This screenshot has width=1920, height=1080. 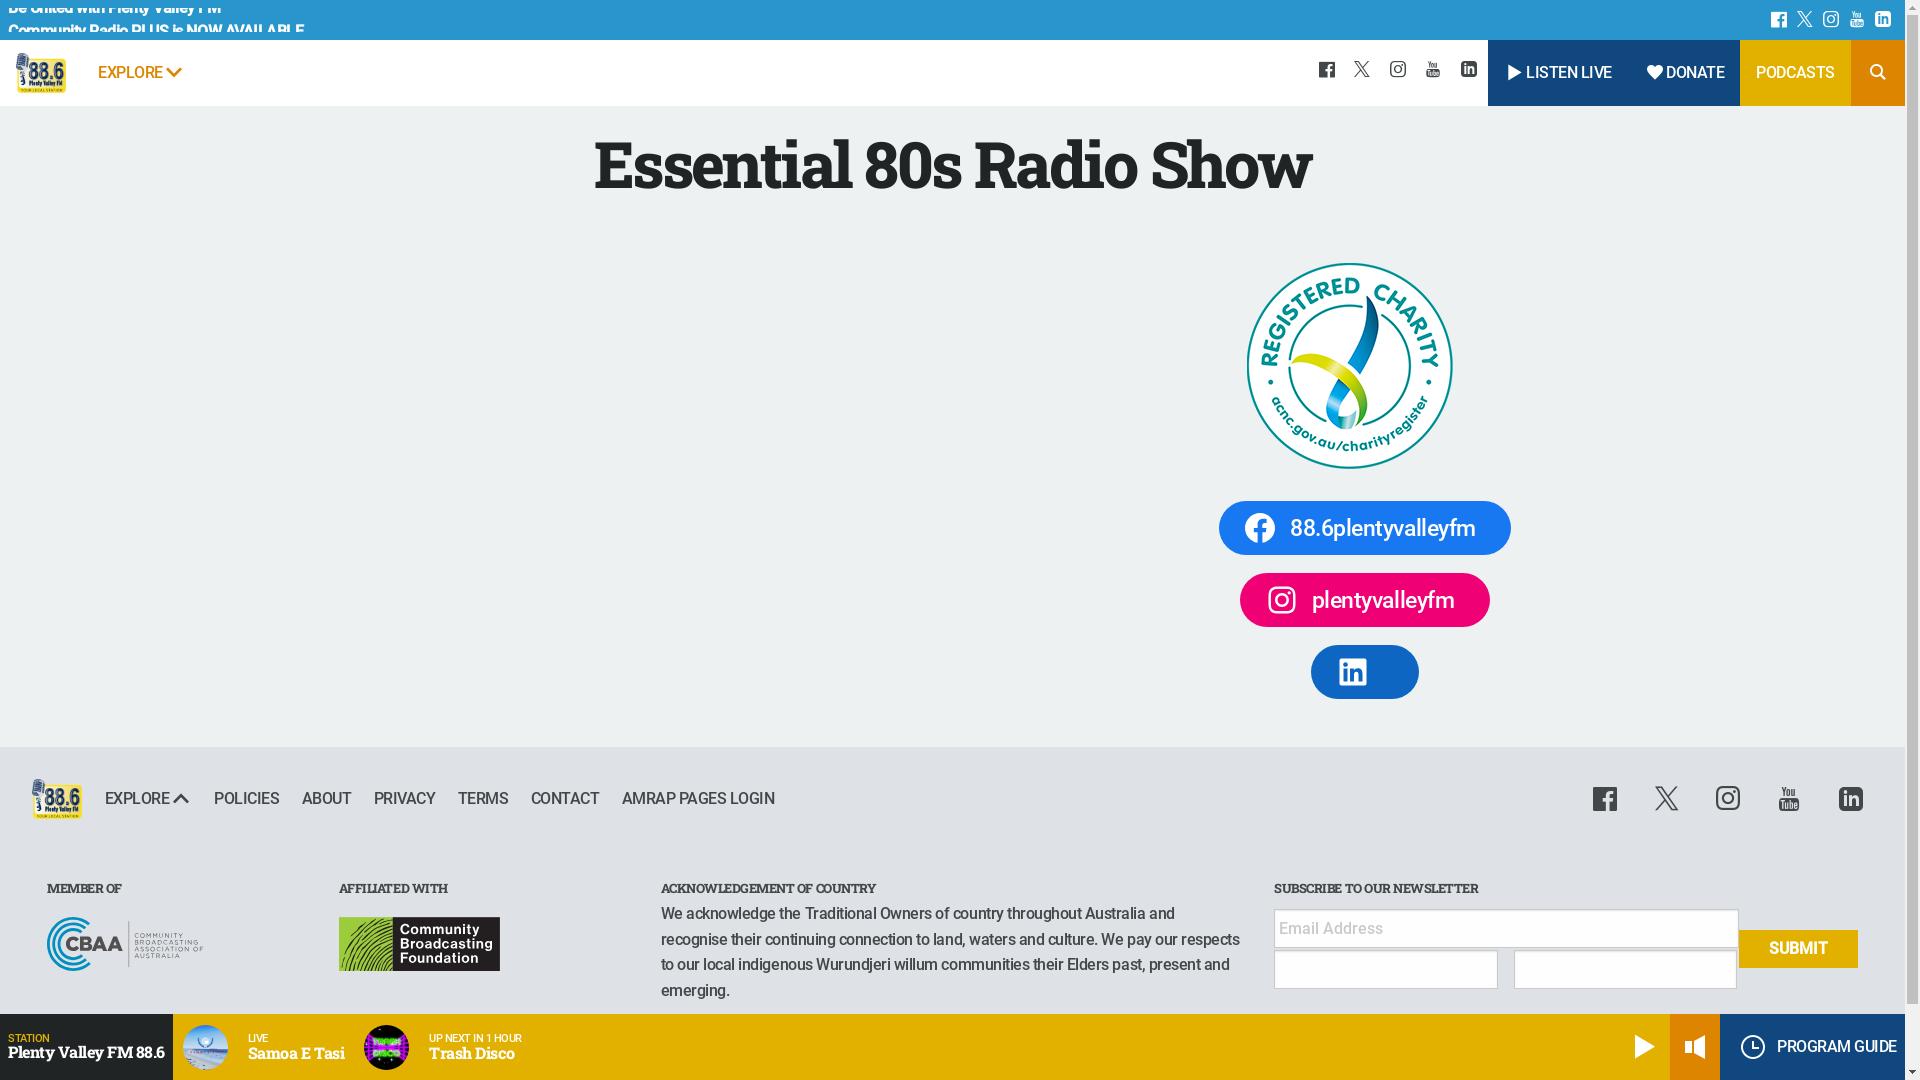 What do you see at coordinates (140, 72) in the screenshot?
I see `'EXPLORE'` at bounding box center [140, 72].